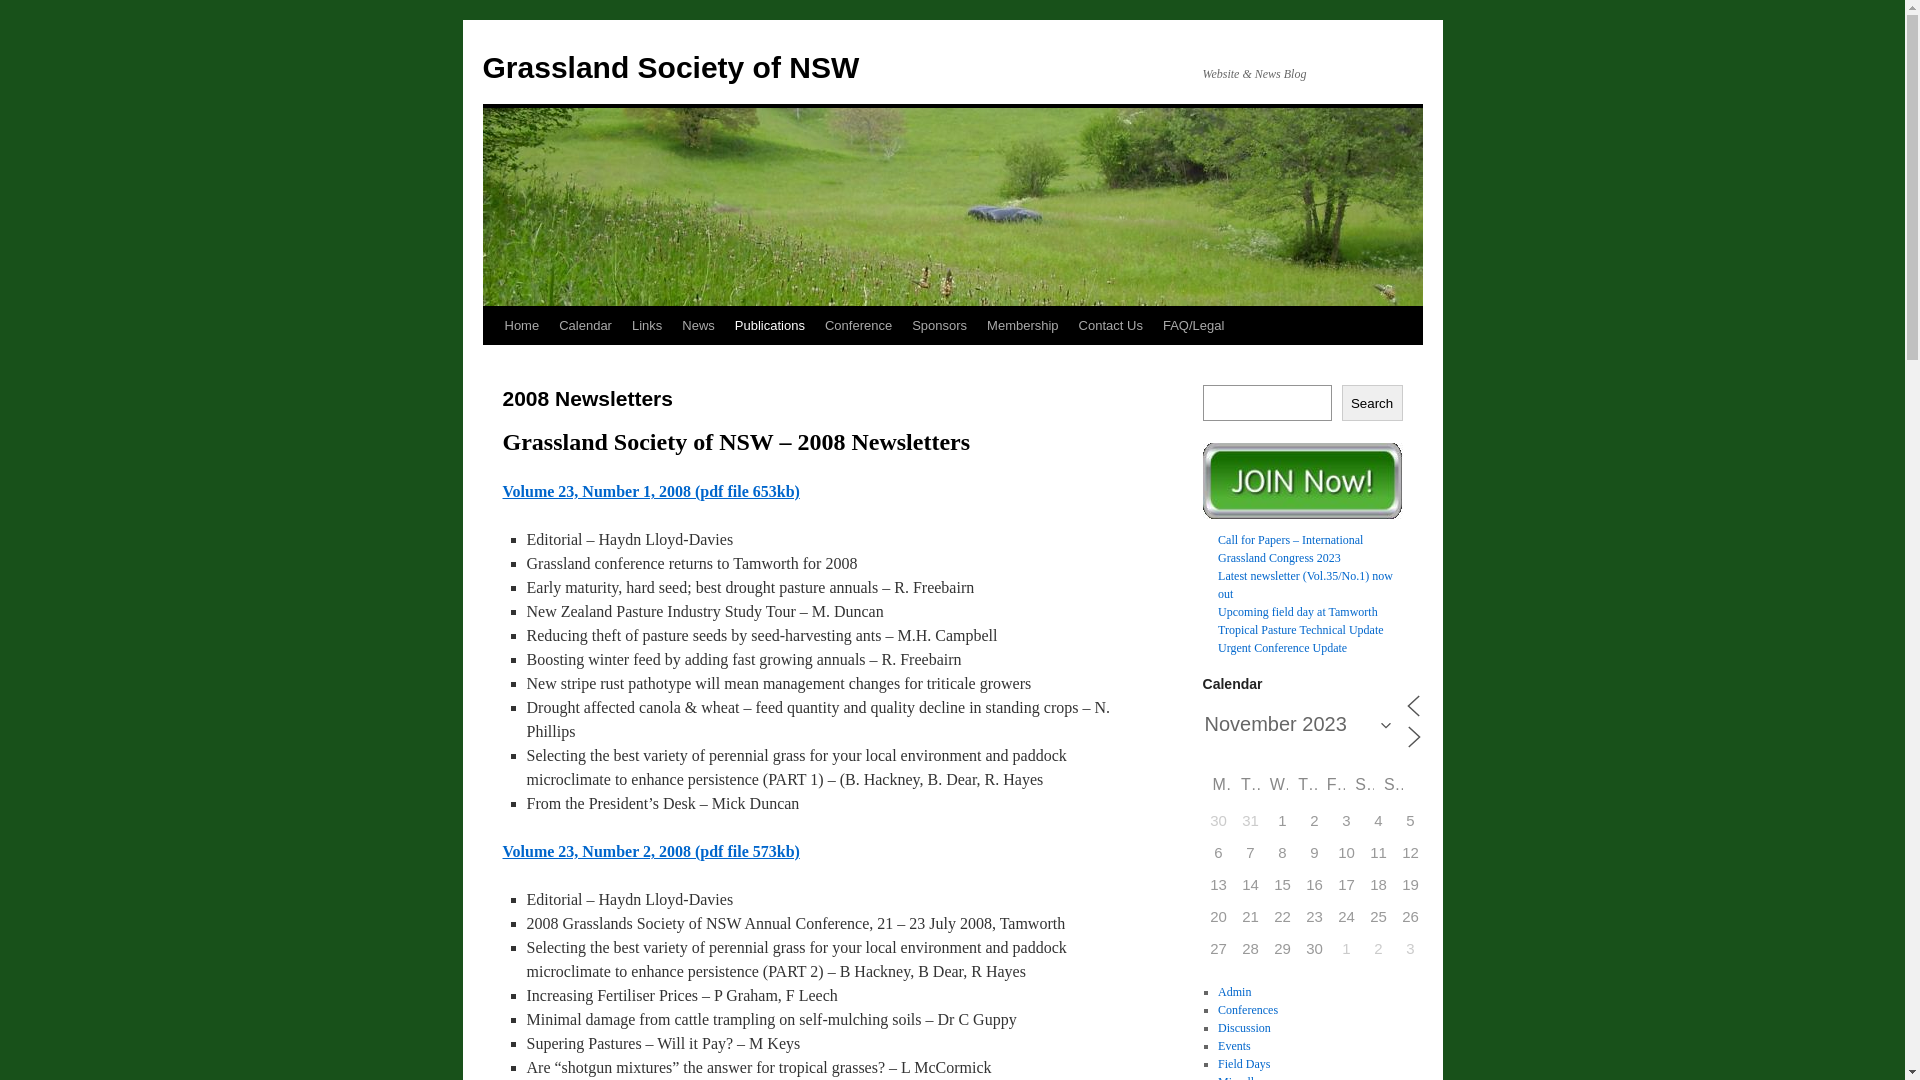  I want to click on 'Skip to content', so click(491, 362).